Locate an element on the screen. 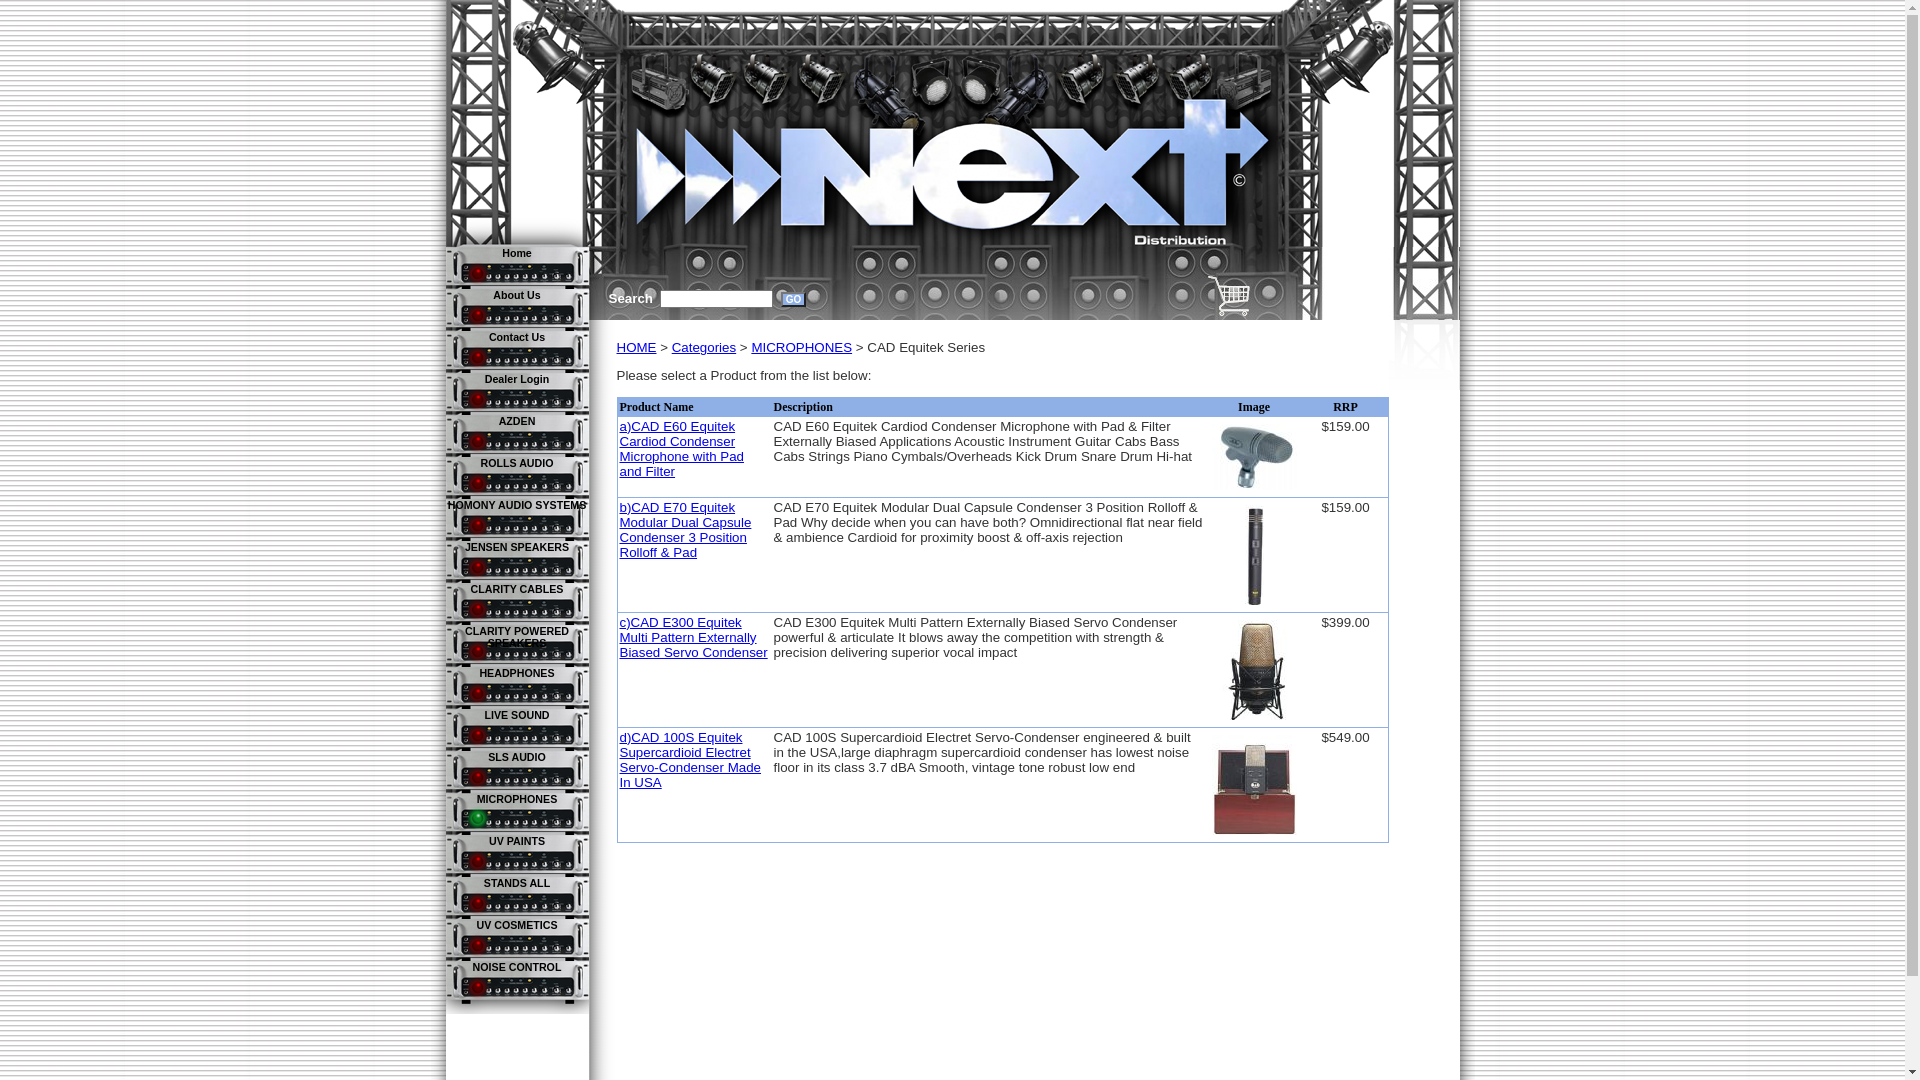  'SLS AUDIO' is located at coordinates (488, 756).